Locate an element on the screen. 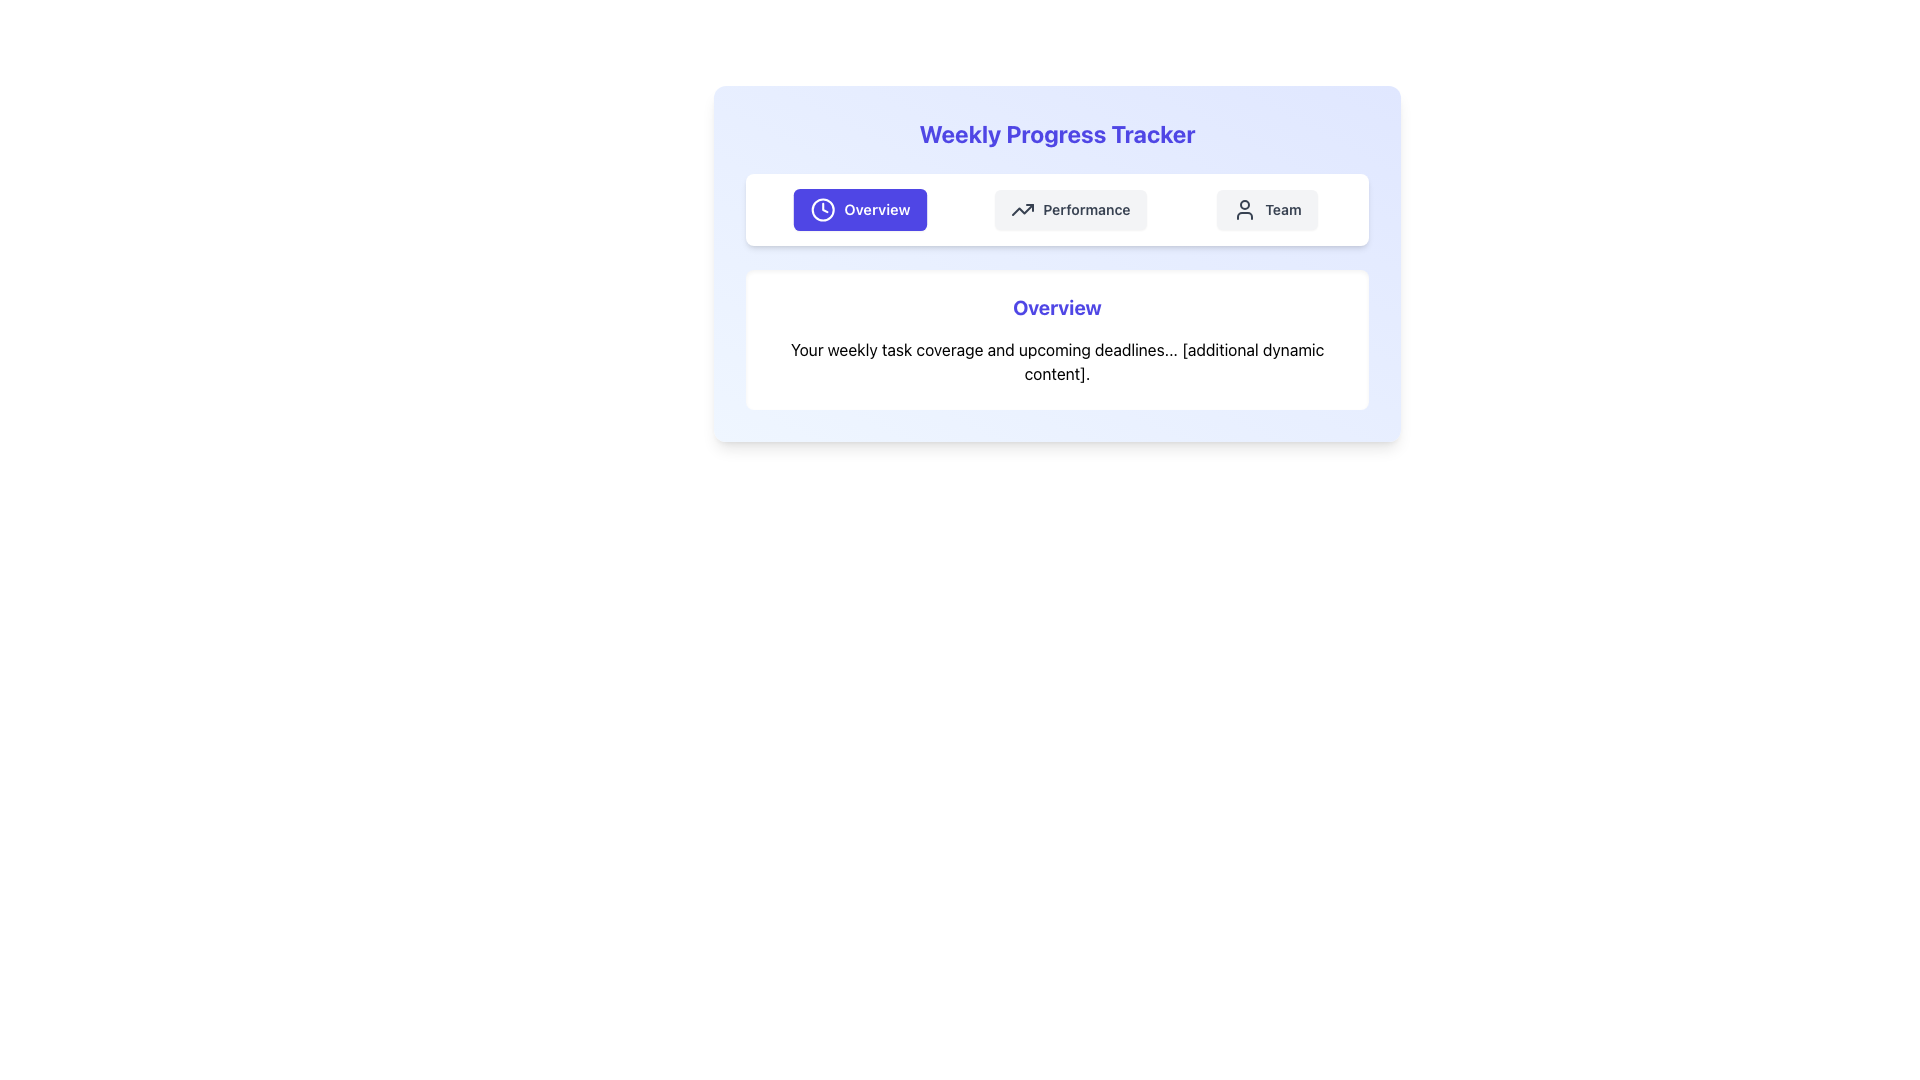  the 'Team' button which contains a minimalistic user icon styled with a dark stroke, located within the 'Weekly Progress Tracker' section is located at coordinates (1244, 209).